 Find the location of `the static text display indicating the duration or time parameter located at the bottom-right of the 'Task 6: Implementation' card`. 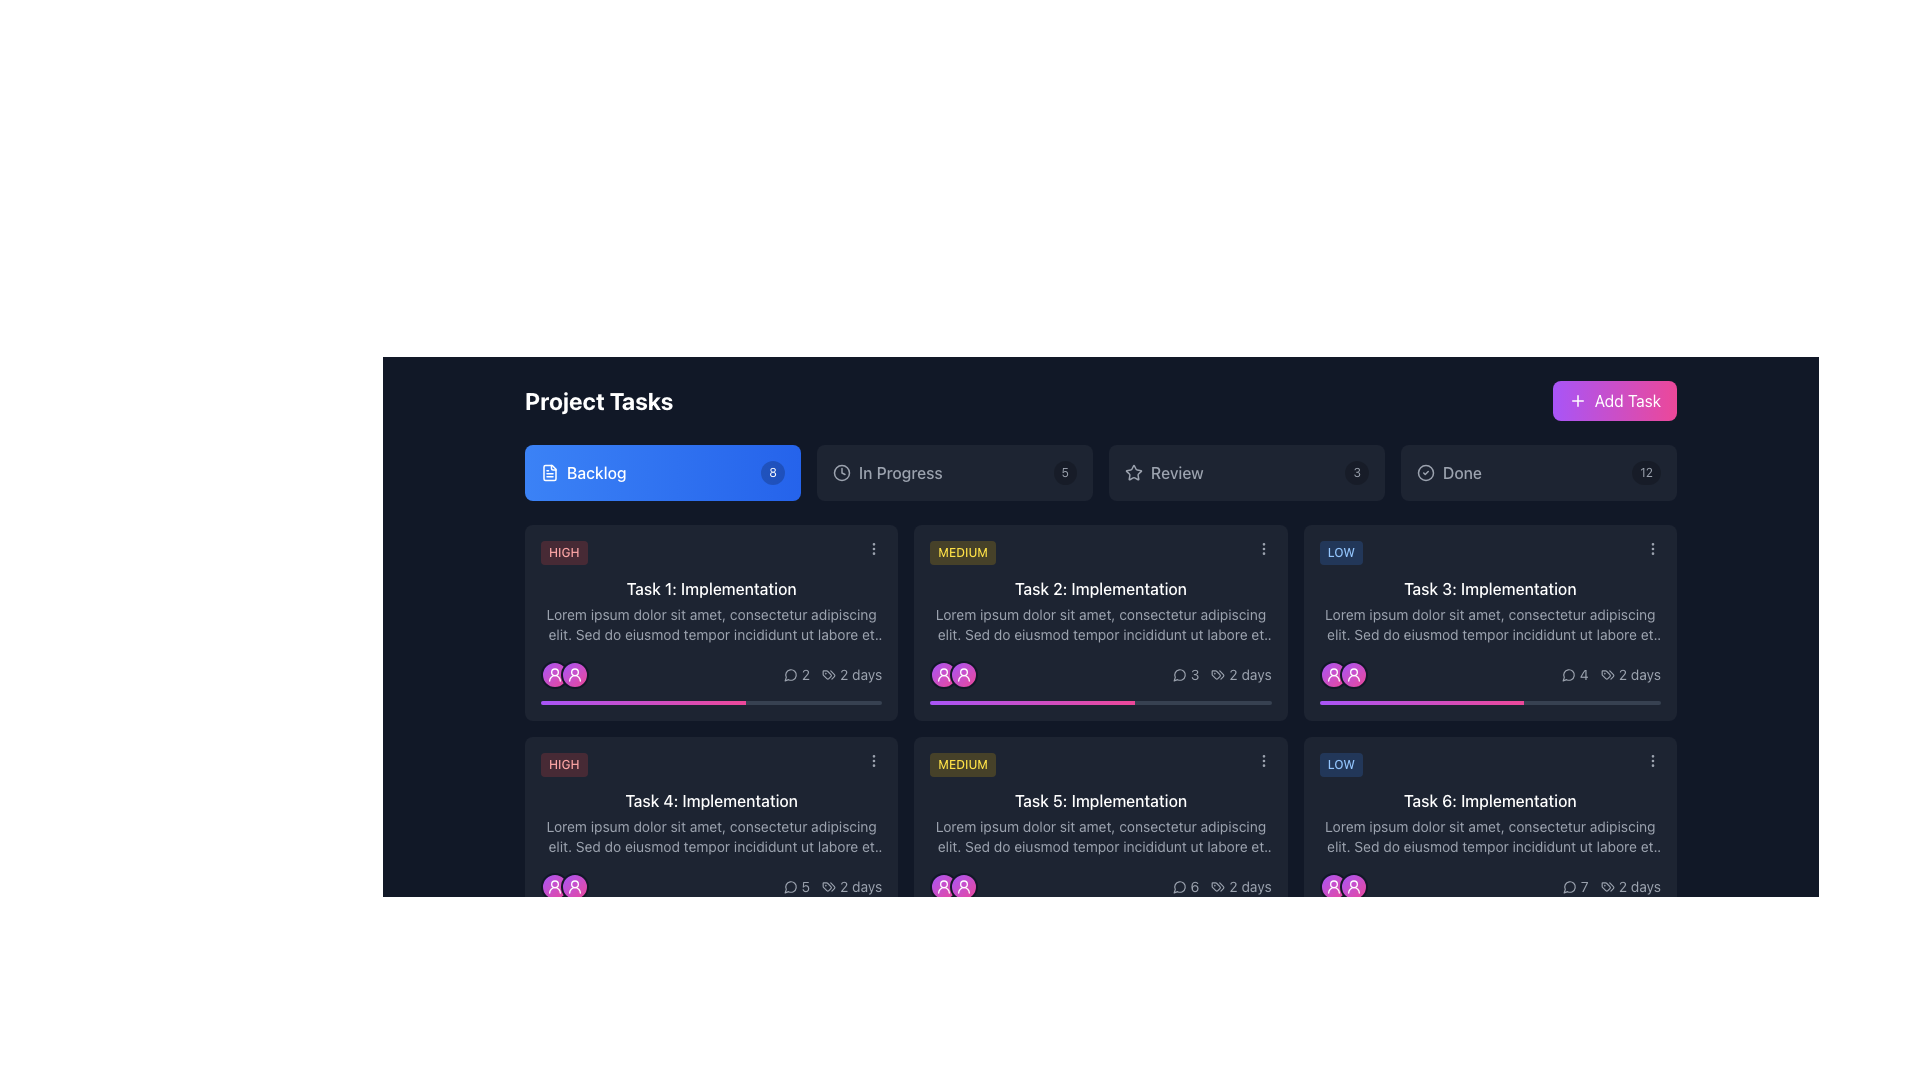

the static text display indicating the duration or time parameter located at the bottom-right of the 'Task 6: Implementation' card is located at coordinates (1490, 886).